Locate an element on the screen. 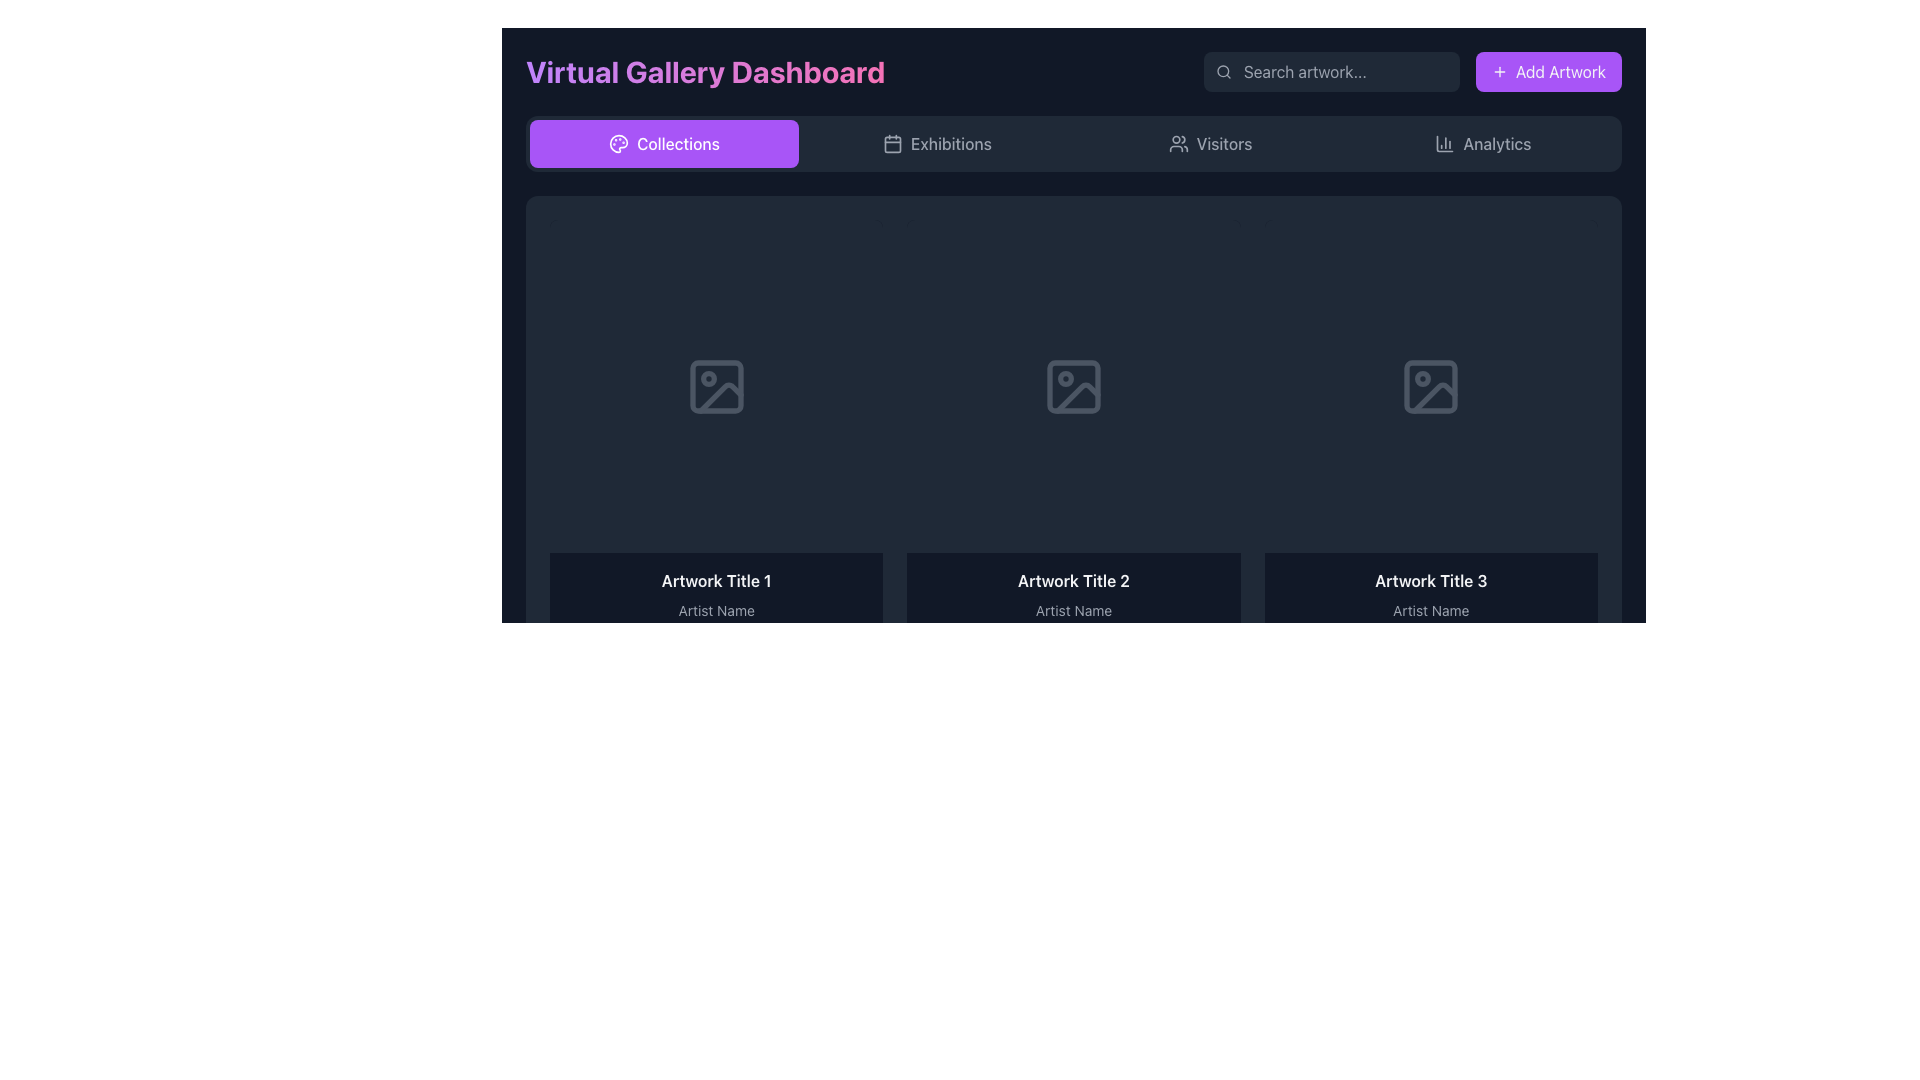  the decorative graphical element (rectangle) located inside the image icon, positioned above 'Artwork Title 2' and 'Artist Name' is located at coordinates (1073, 386).